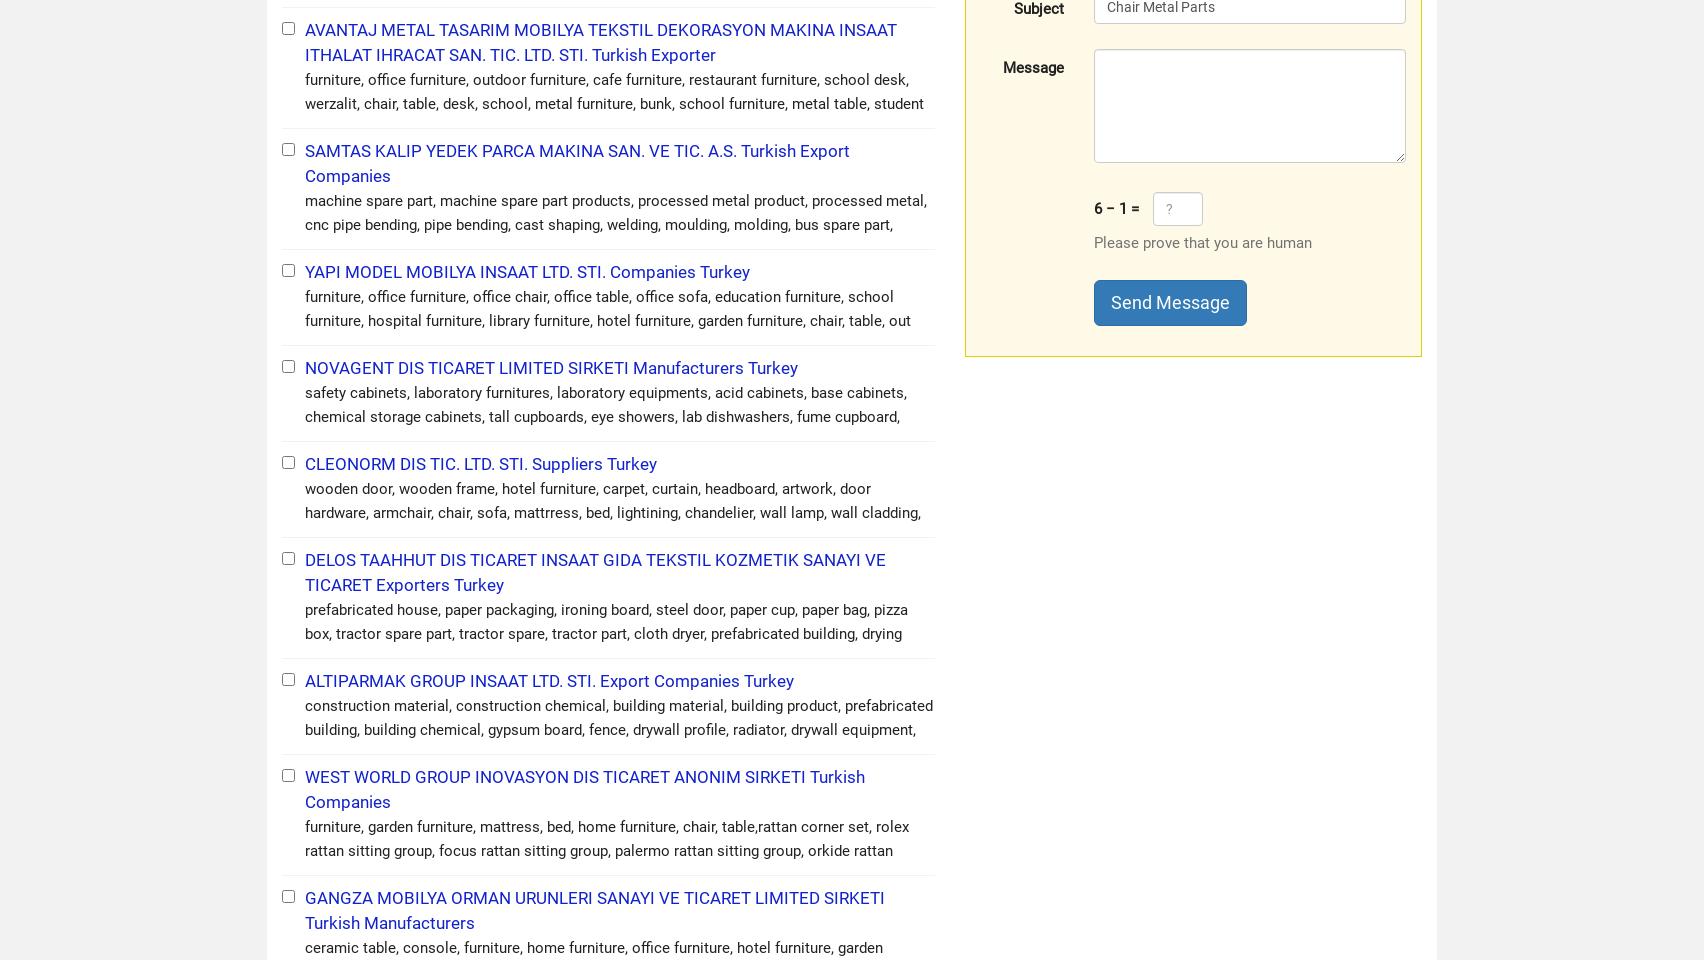 The image size is (1704, 960). What do you see at coordinates (612, 512) in the screenshot?
I see `'wooden door, wooden frame, hotel furniture, carpet, curtain, headboard, artwork, door hardware, armchair, chair, sofa, mattrress, bed, lightining, chandelier, wall lamp, wall cladding, walnut, oak, sa'` at bounding box center [612, 512].